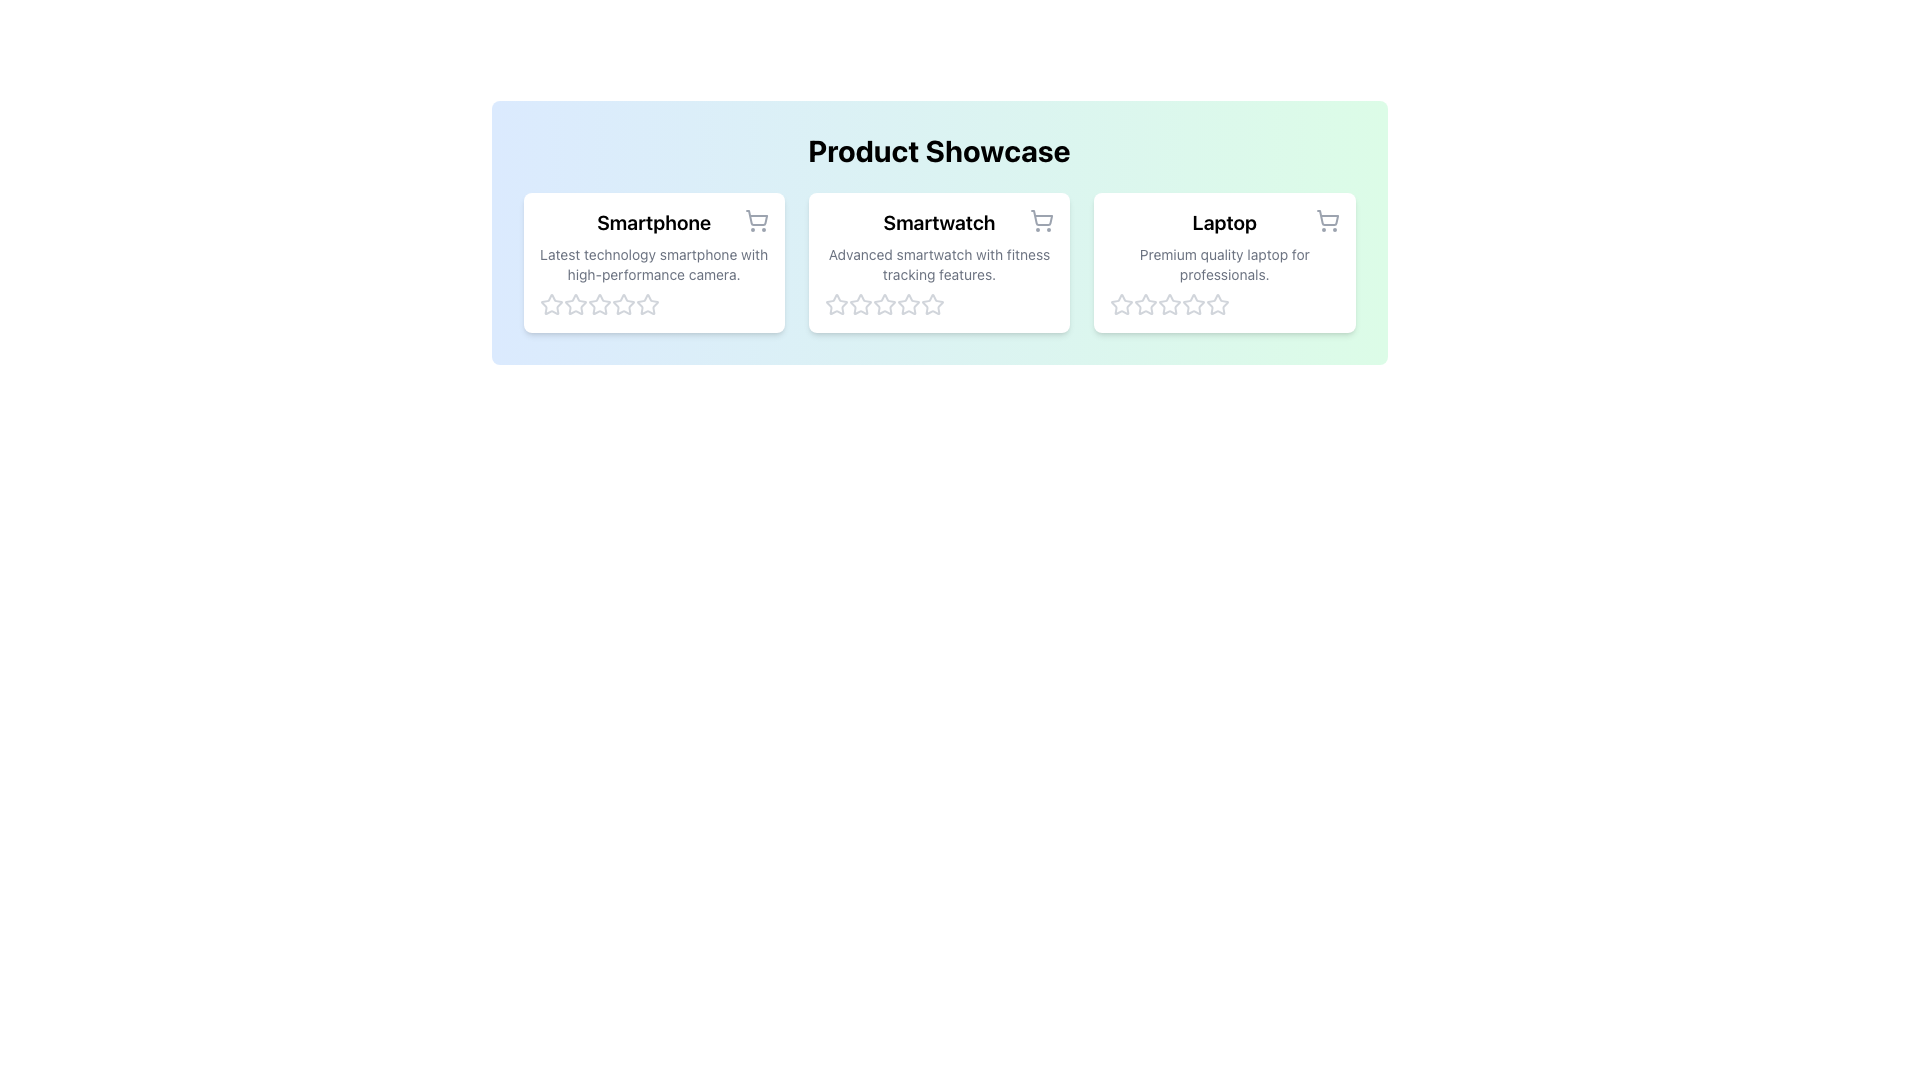 This screenshot has height=1080, width=1920. Describe the element at coordinates (931, 304) in the screenshot. I see `the third star icon in the rating control for the smartwatch product` at that location.